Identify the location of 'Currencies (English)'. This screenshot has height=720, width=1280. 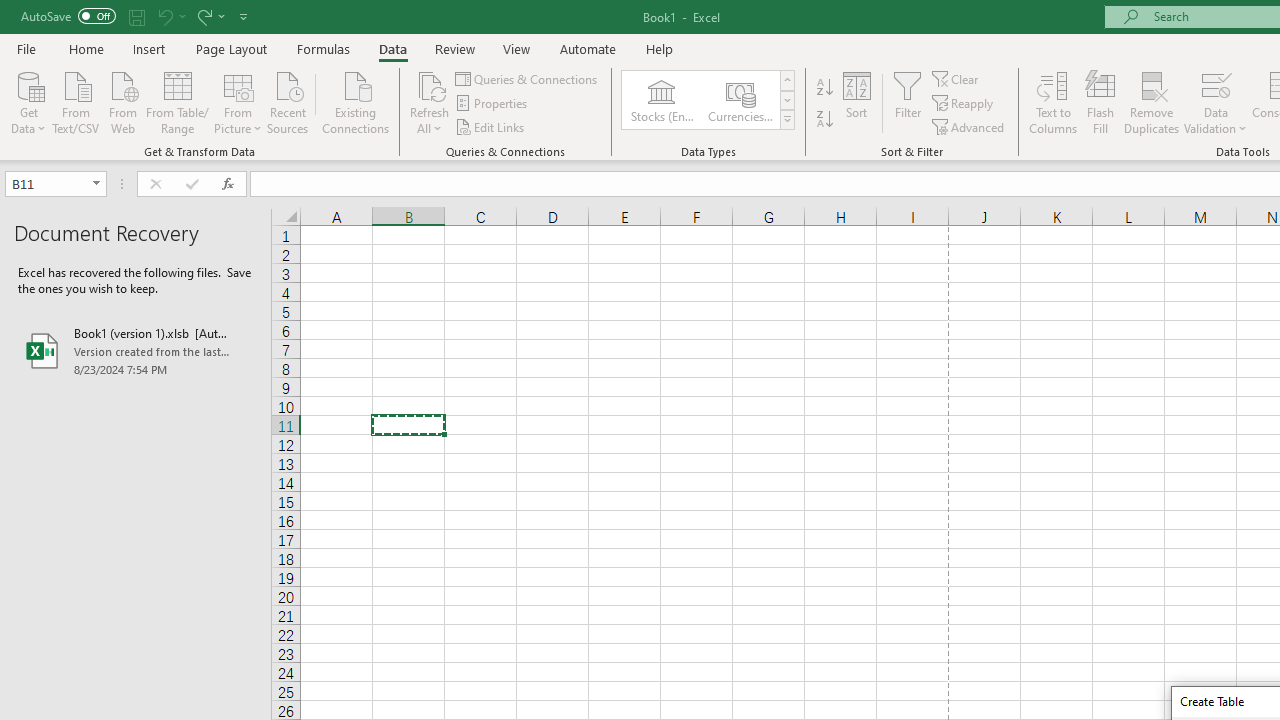
(739, 100).